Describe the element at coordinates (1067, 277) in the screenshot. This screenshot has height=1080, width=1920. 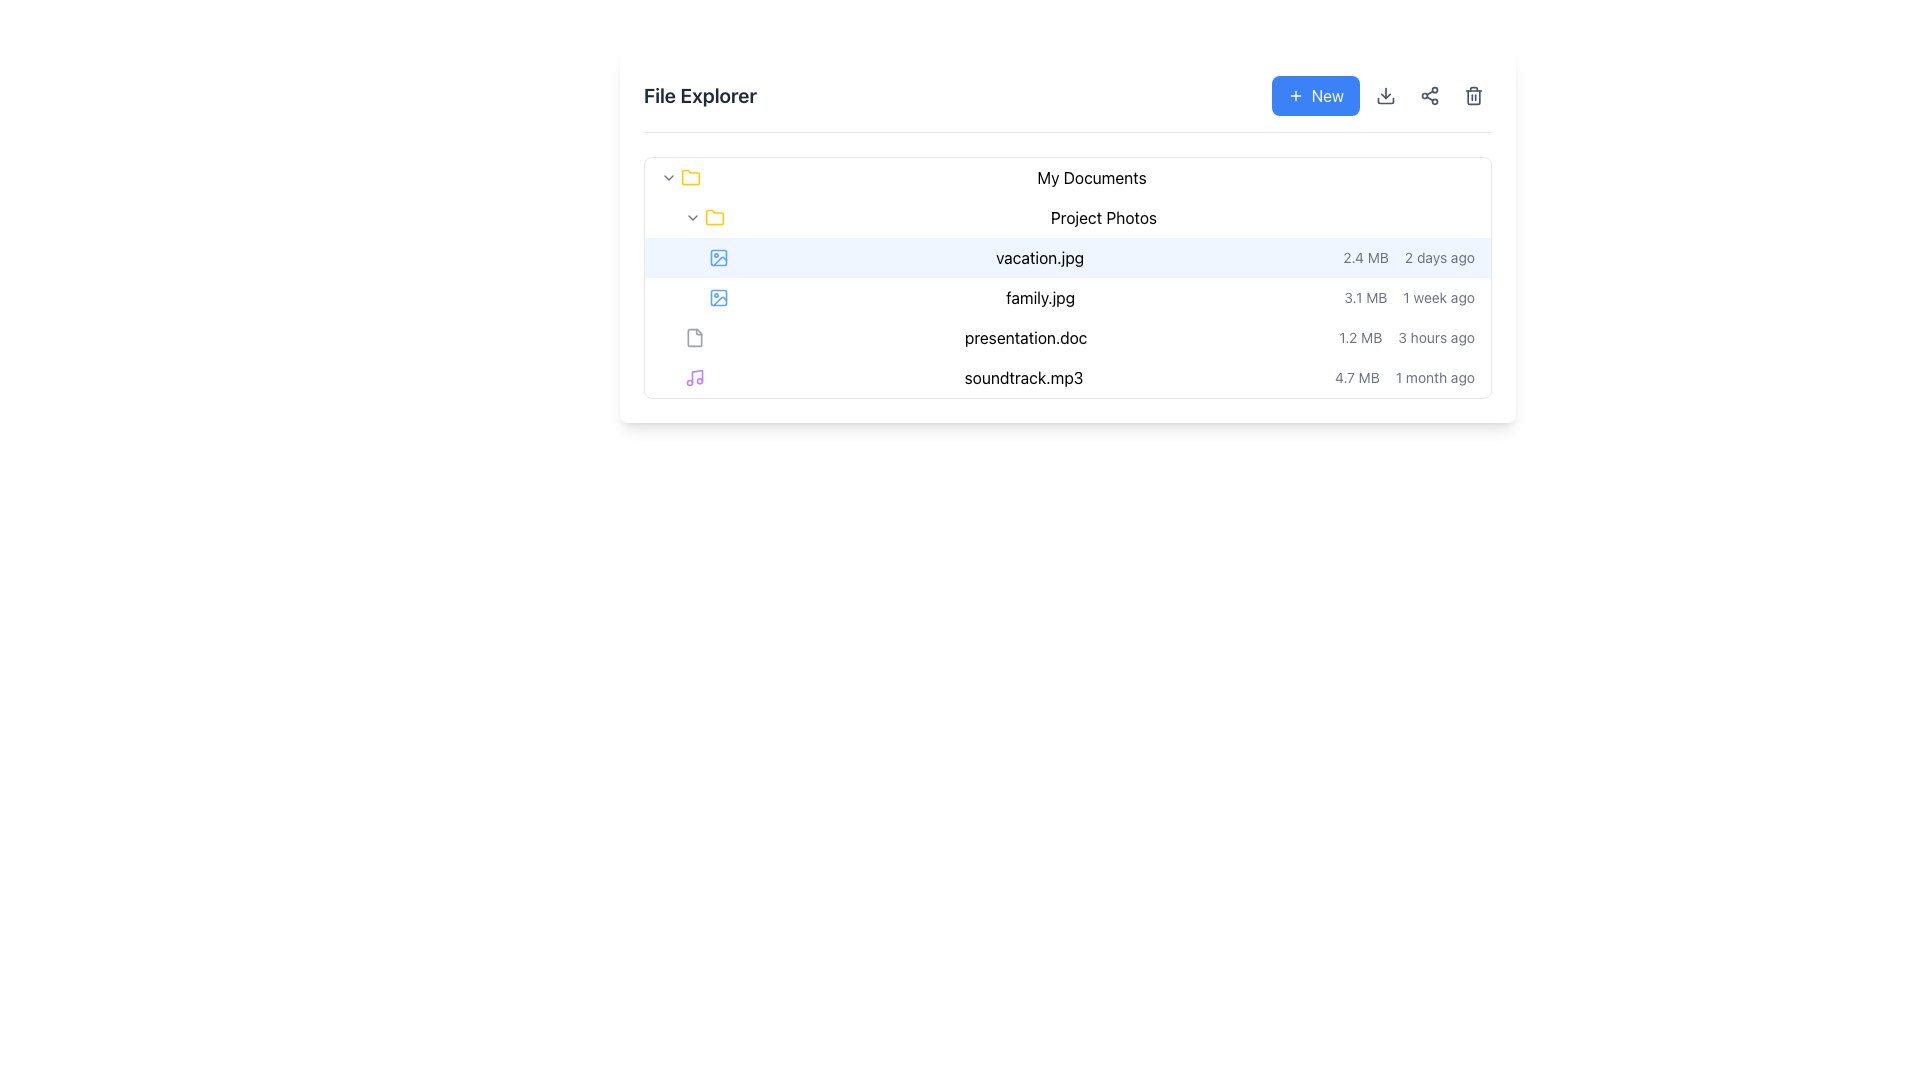
I see `the file entry 'vacation.jpg'` at that location.